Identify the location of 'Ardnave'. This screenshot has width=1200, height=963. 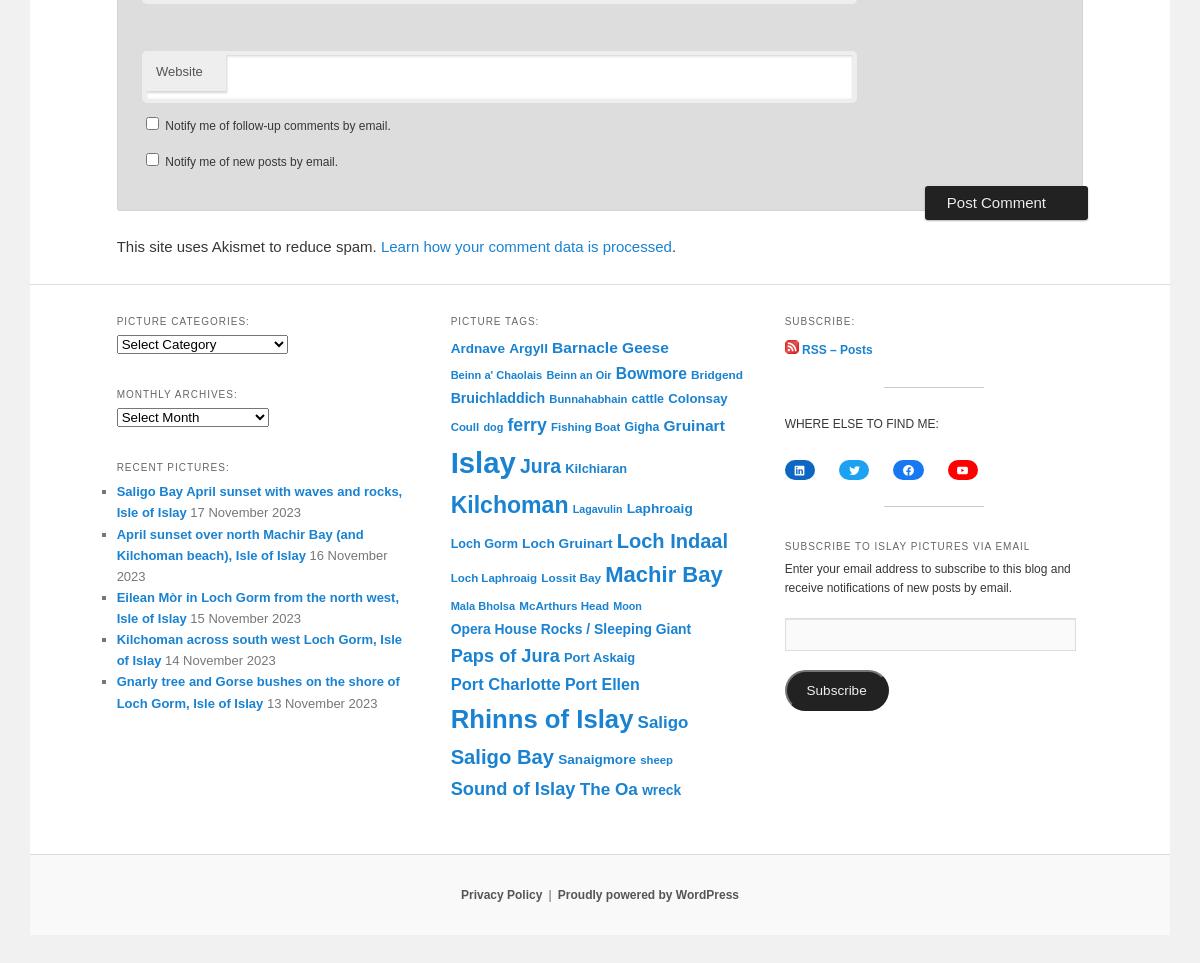
(476, 348).